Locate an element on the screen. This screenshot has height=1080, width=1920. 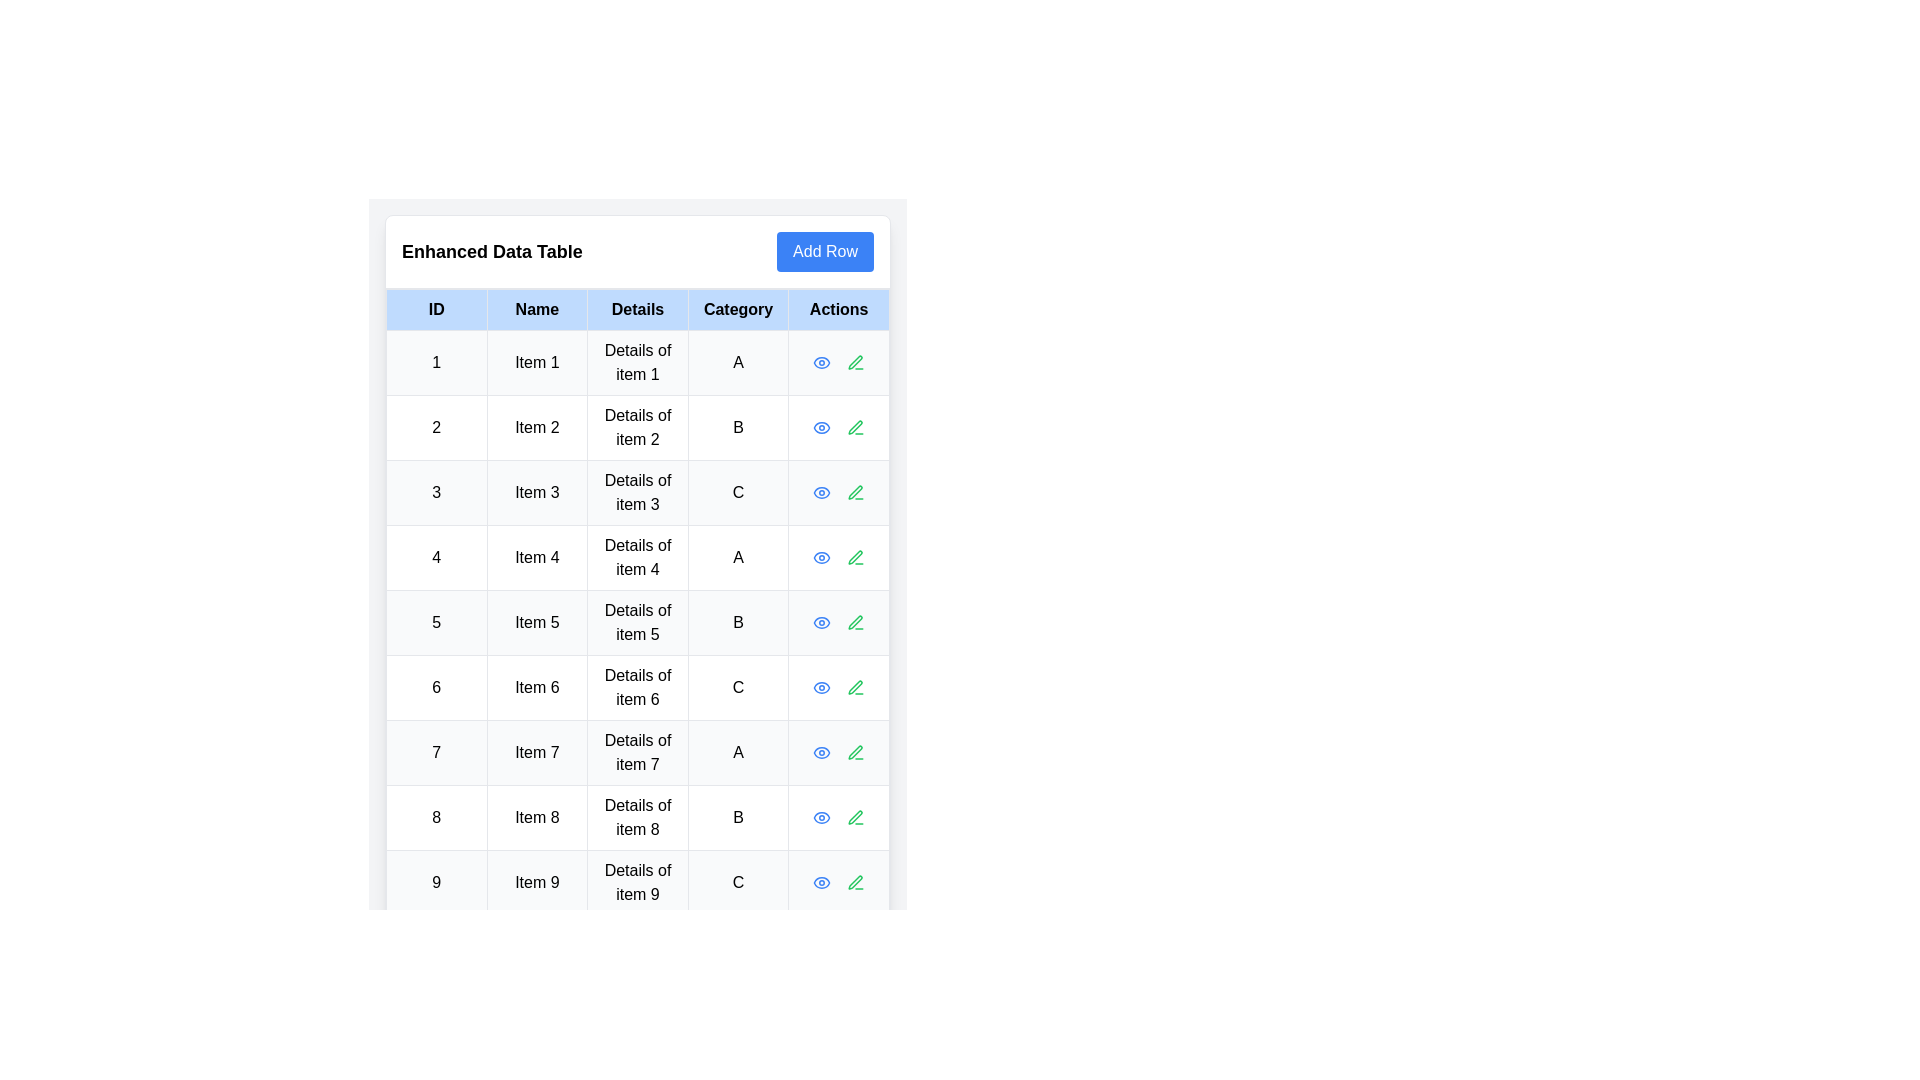
the table cell displaying the name 'Item 4' located in the fourth row under the 'Name' column is located at coordinates (537, 558).